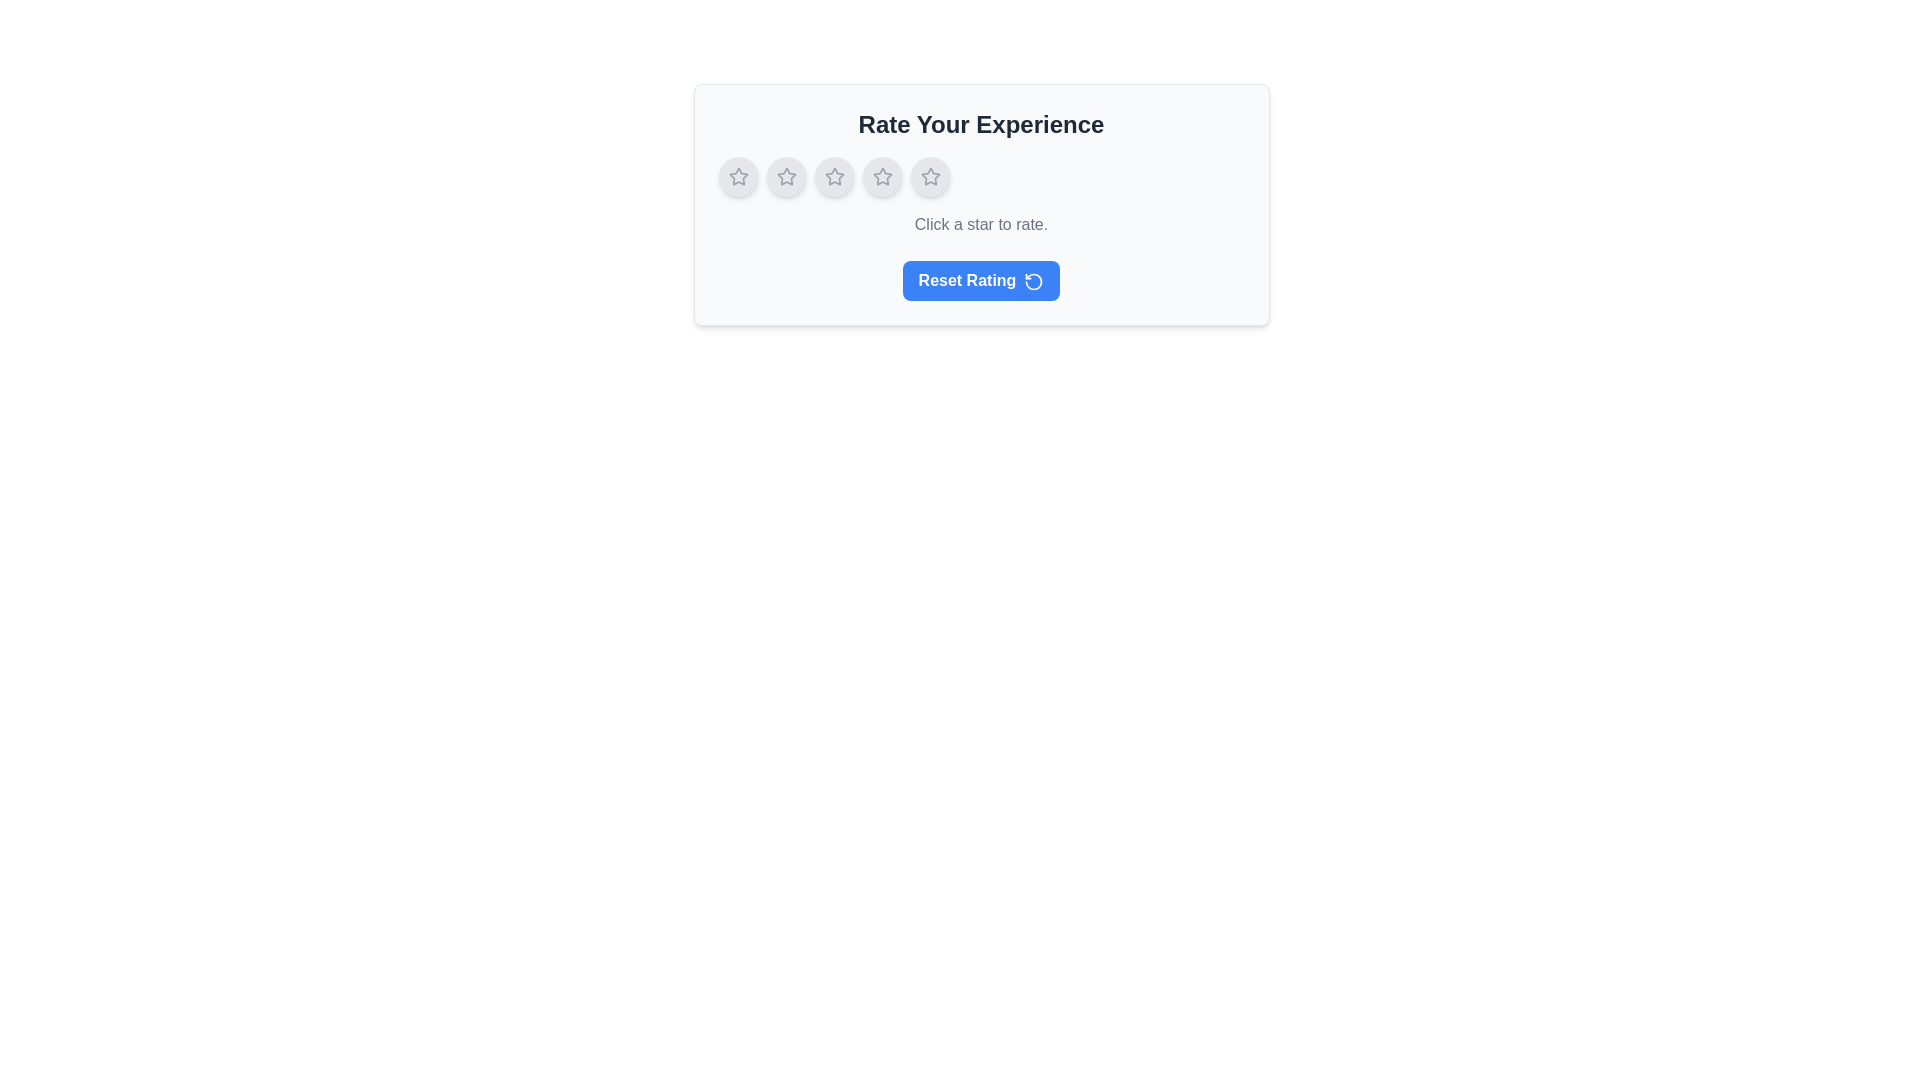  What do you see at coordinates (981, 176) in the screenshot?
I see `the star button in the horizontal grouping of interactive rating buttons for rating user experience, located centrally within the card titled 'Rate Your Experience'` at bounding box center [981, 176].